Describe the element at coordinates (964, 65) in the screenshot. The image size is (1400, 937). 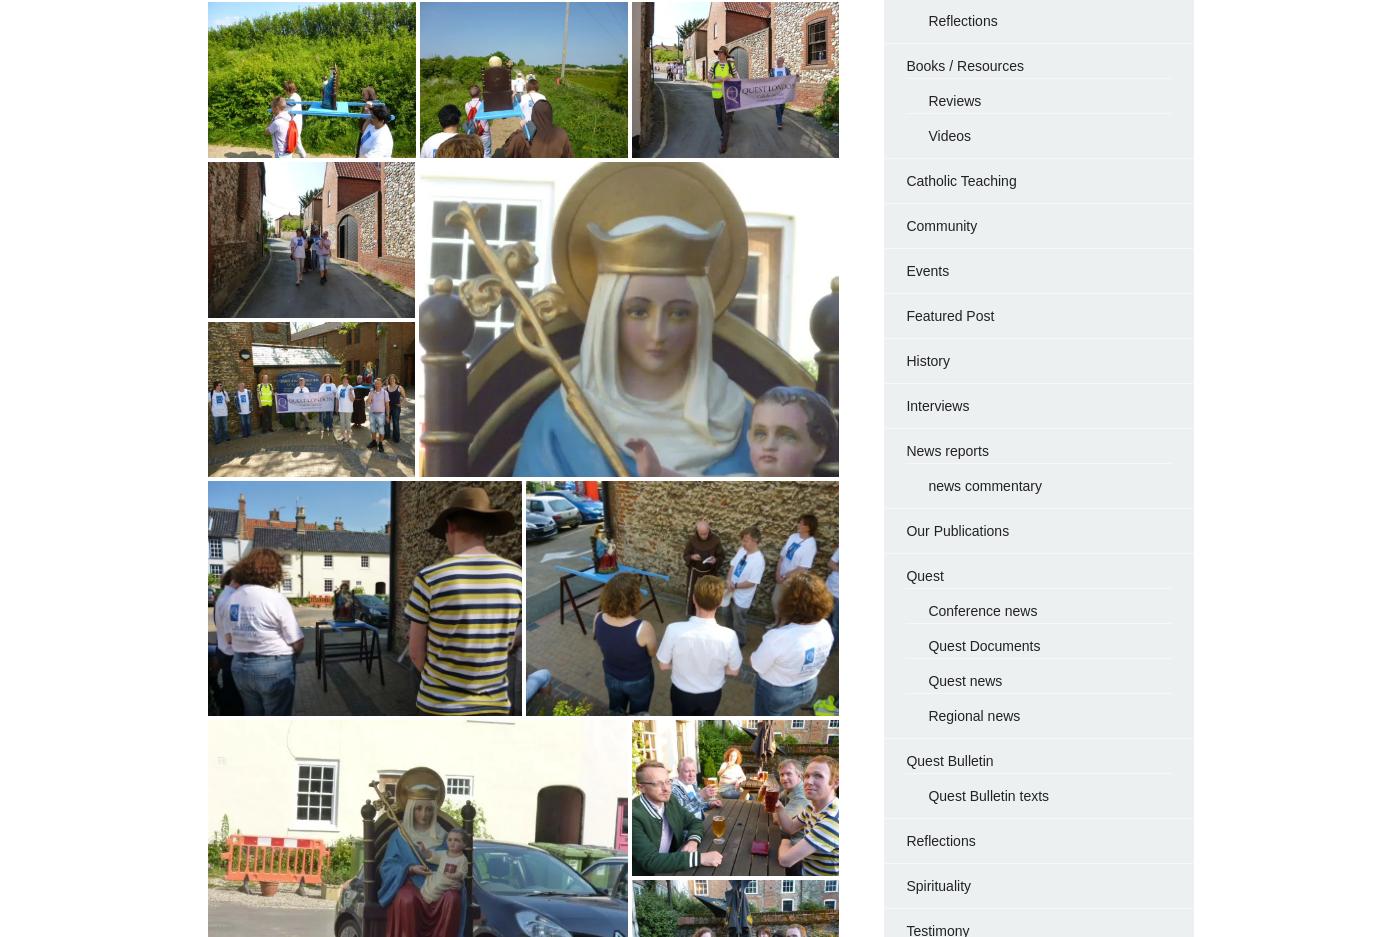
I see `'Books / Resources'` at that location.